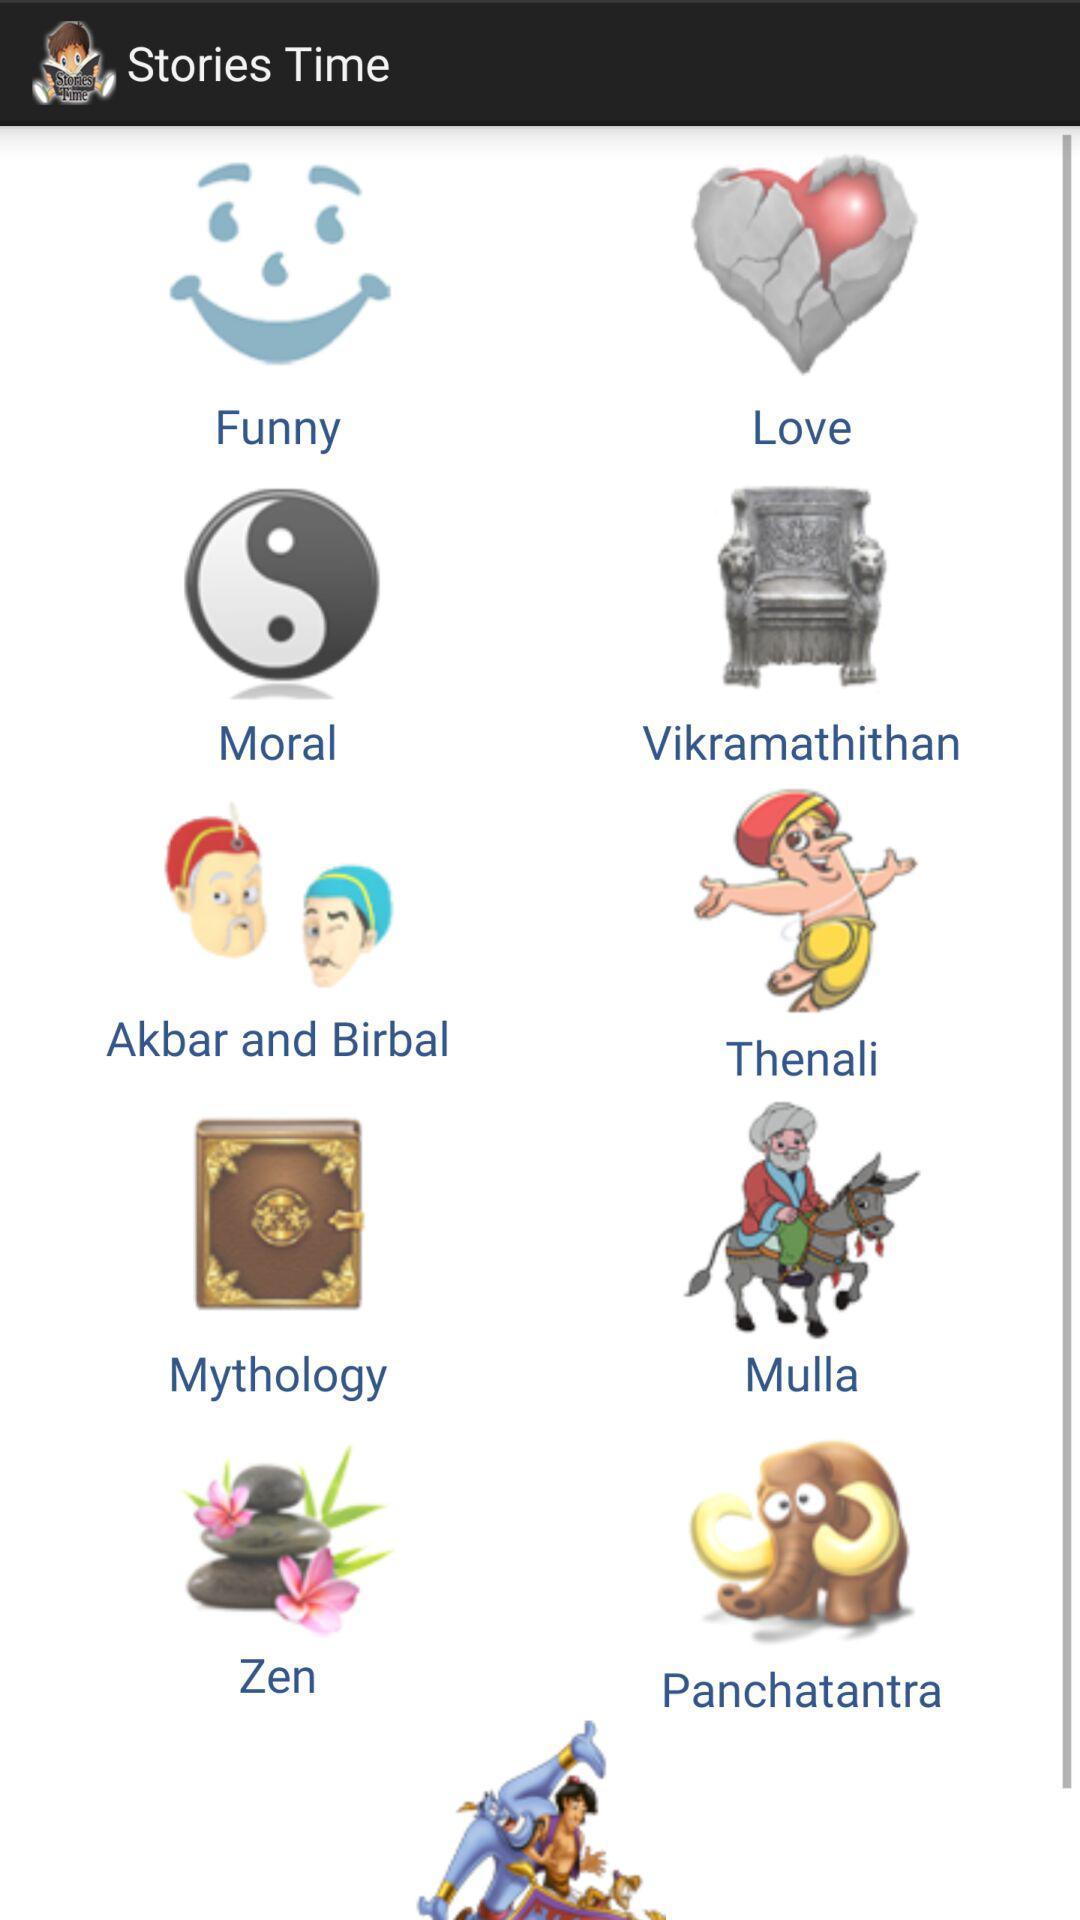 The height and width of the screenshot is (1920, 1080). I want to click on item at the bottom right corner, so click(801, 1561).